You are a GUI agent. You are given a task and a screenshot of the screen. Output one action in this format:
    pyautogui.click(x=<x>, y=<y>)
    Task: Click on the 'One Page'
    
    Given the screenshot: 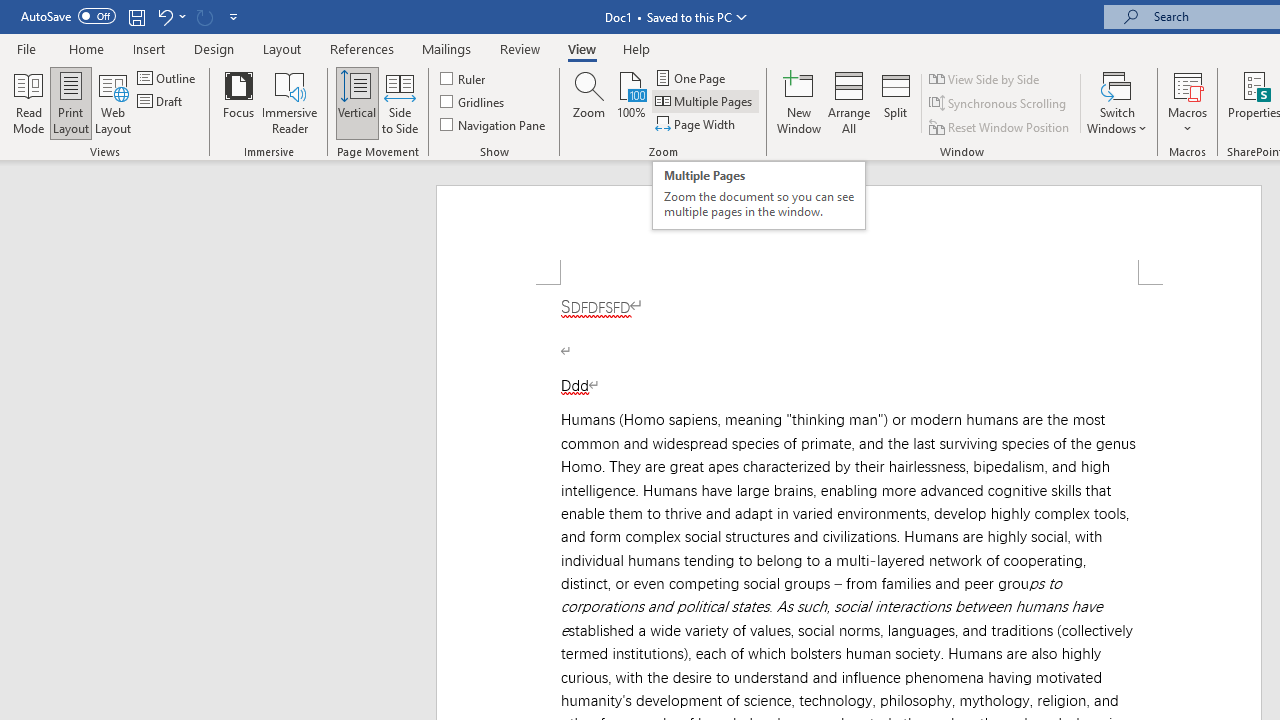 What is the action you would take?
    pyautogui.click(x=691, y=77)
    